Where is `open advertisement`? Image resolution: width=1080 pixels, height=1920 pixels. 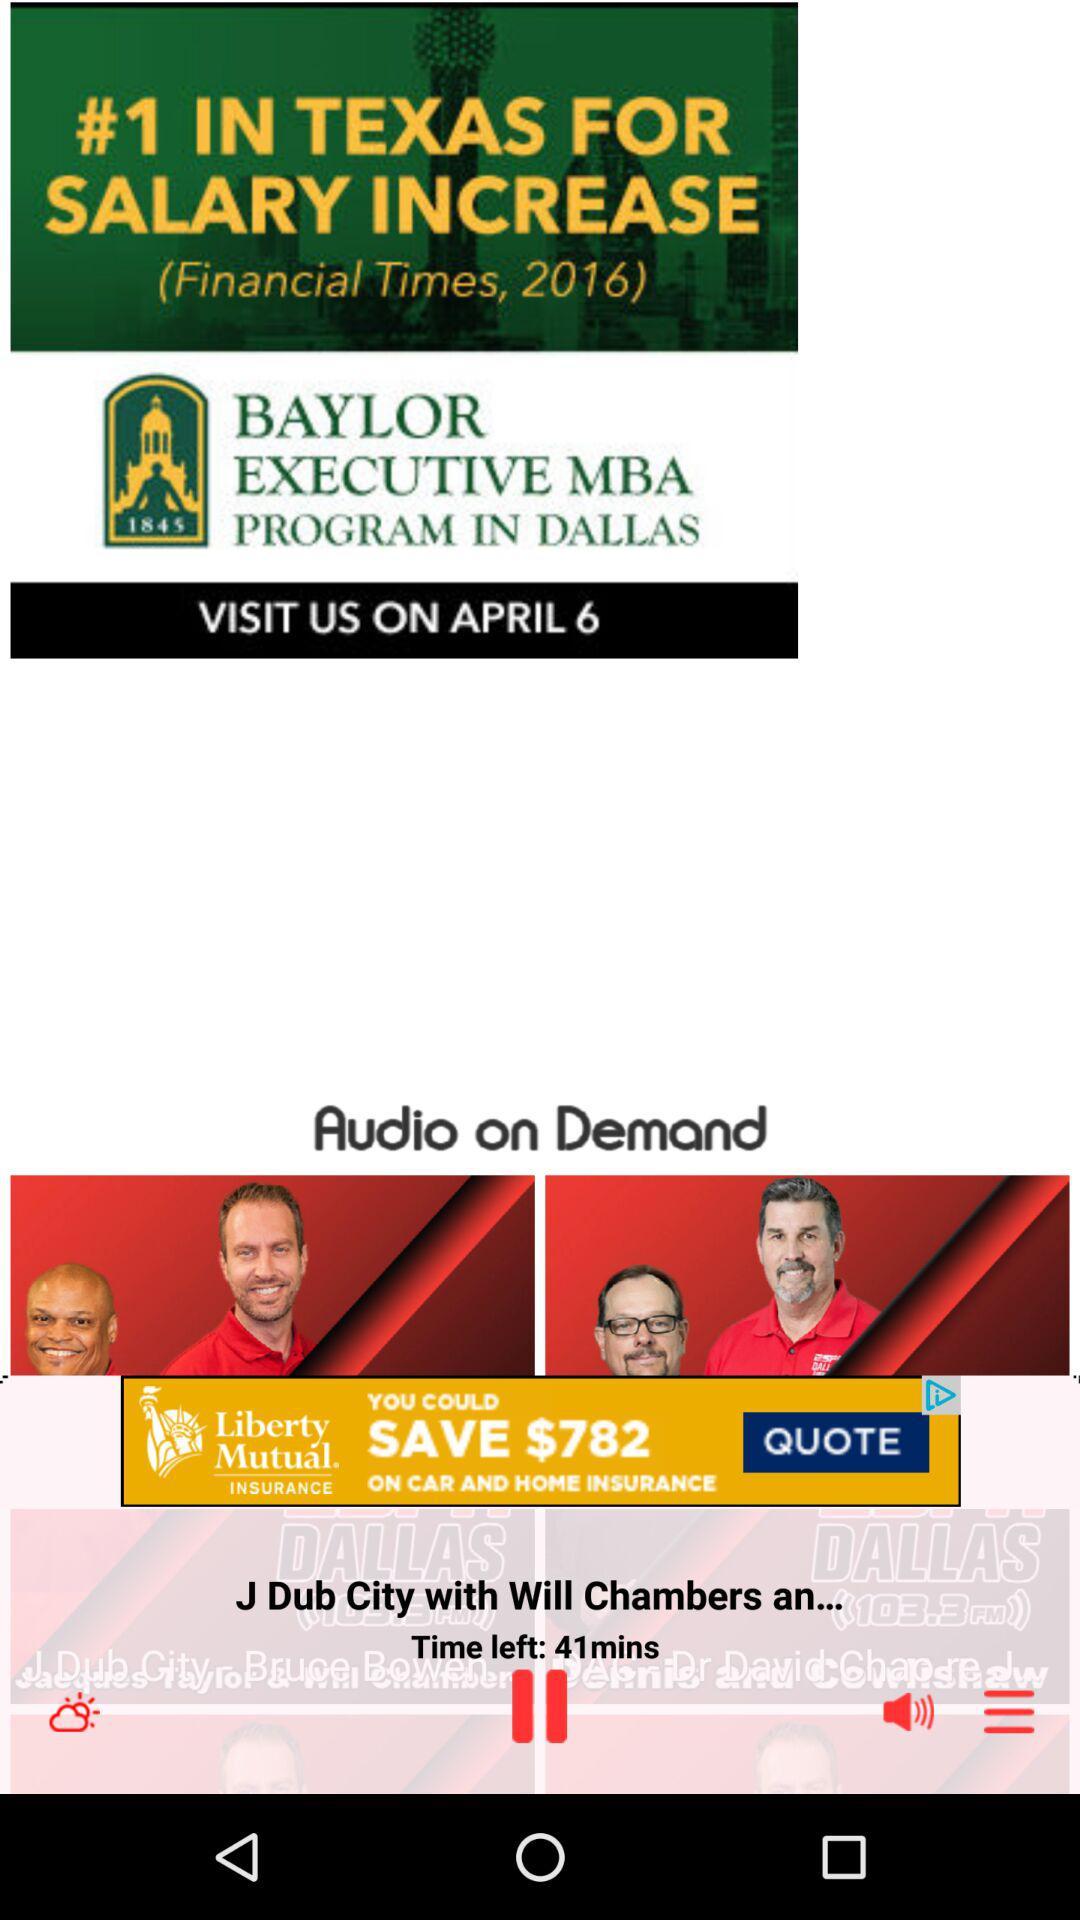 open advertisement is located at coordinates (540, 1442).